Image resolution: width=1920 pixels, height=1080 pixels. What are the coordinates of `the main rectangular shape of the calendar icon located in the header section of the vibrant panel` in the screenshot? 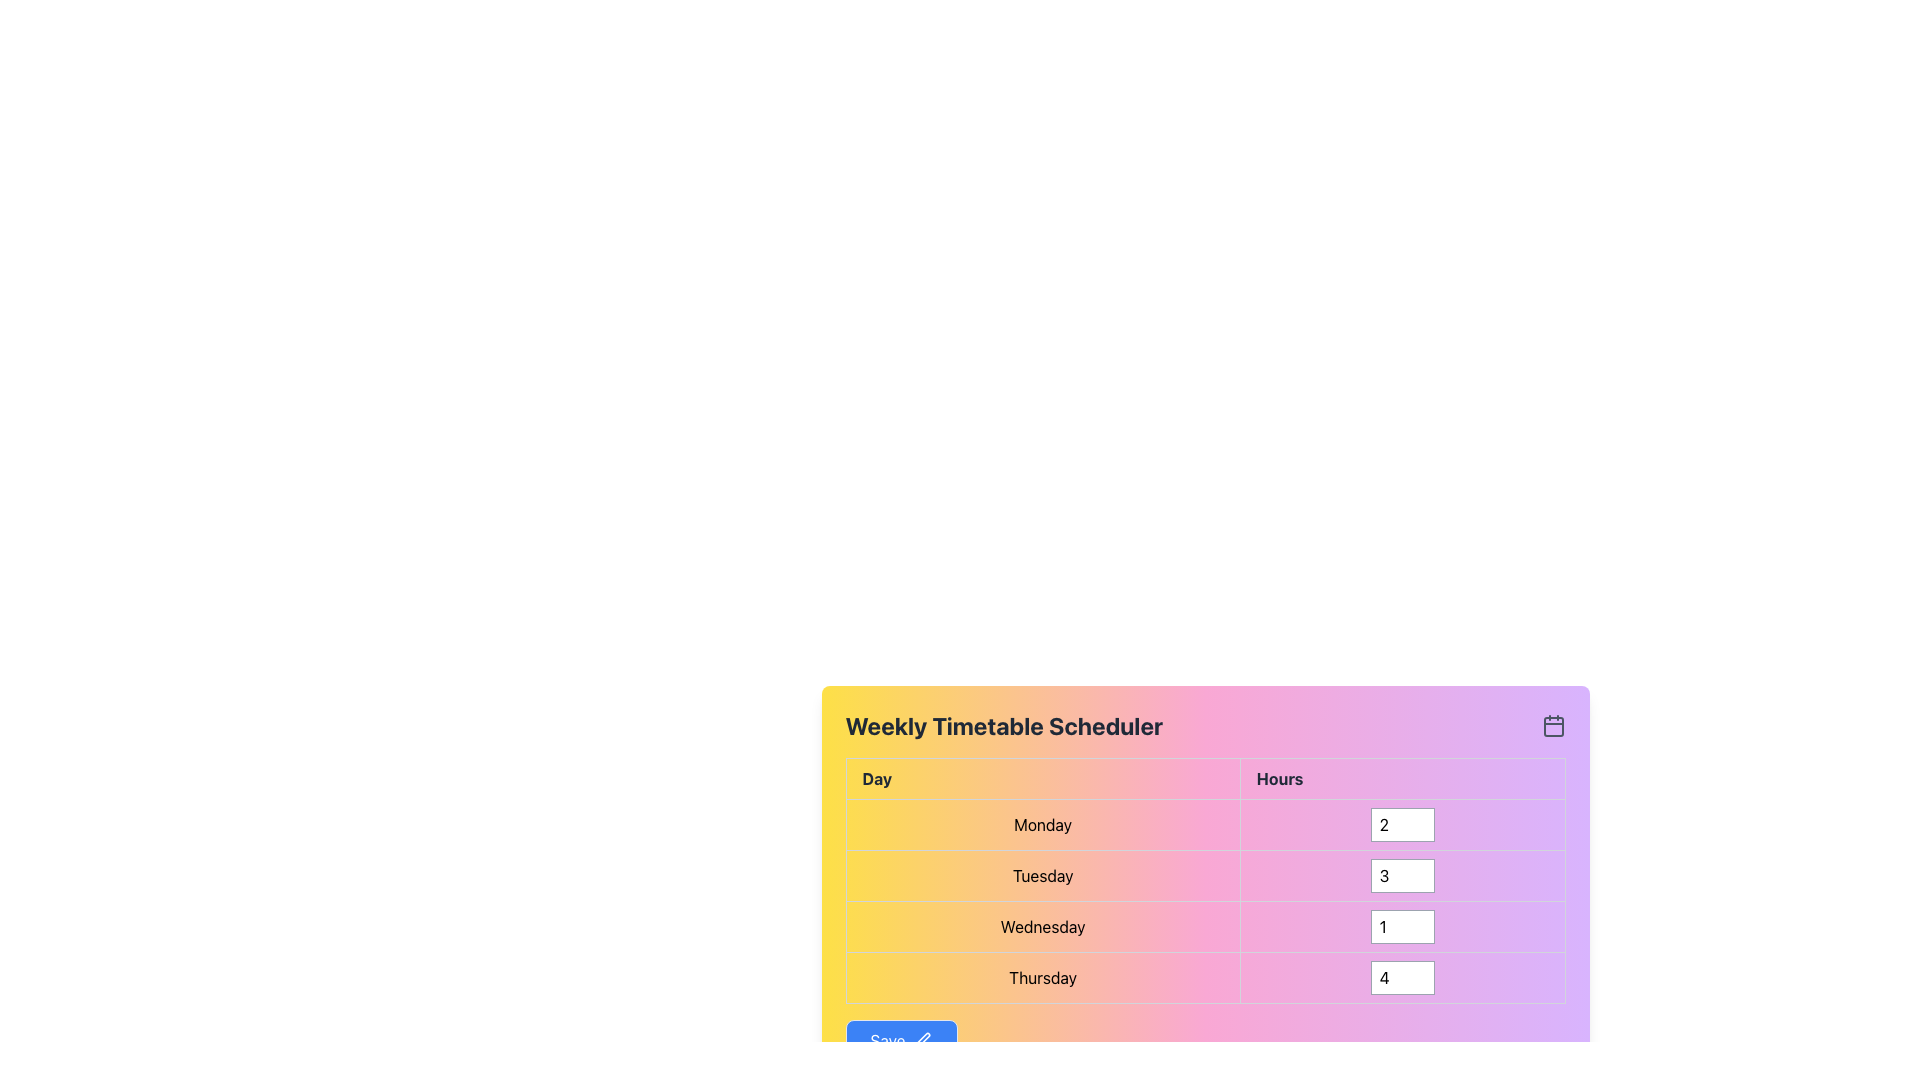 It's located at (1552, 726).